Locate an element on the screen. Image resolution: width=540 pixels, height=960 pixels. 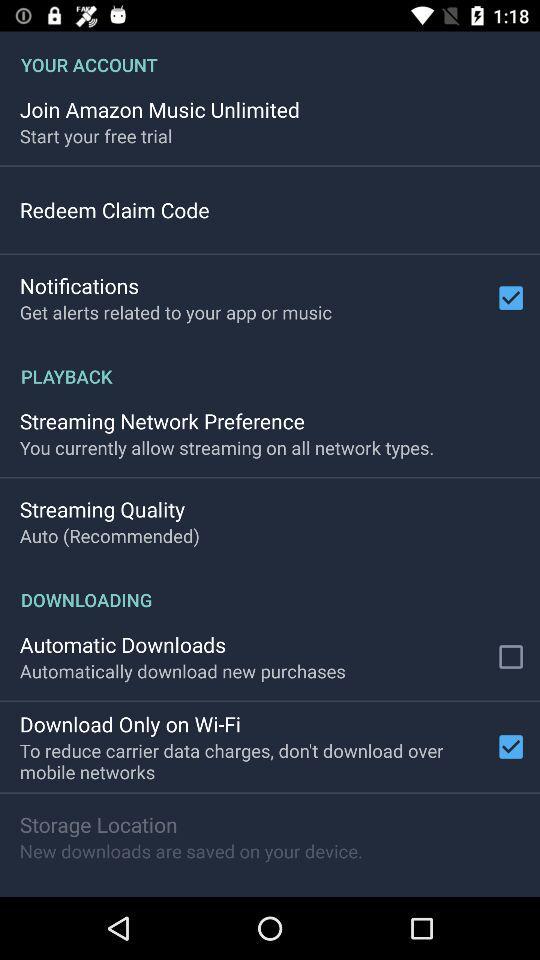
app above the get alerts related icon is located at coordinates (78, 284).